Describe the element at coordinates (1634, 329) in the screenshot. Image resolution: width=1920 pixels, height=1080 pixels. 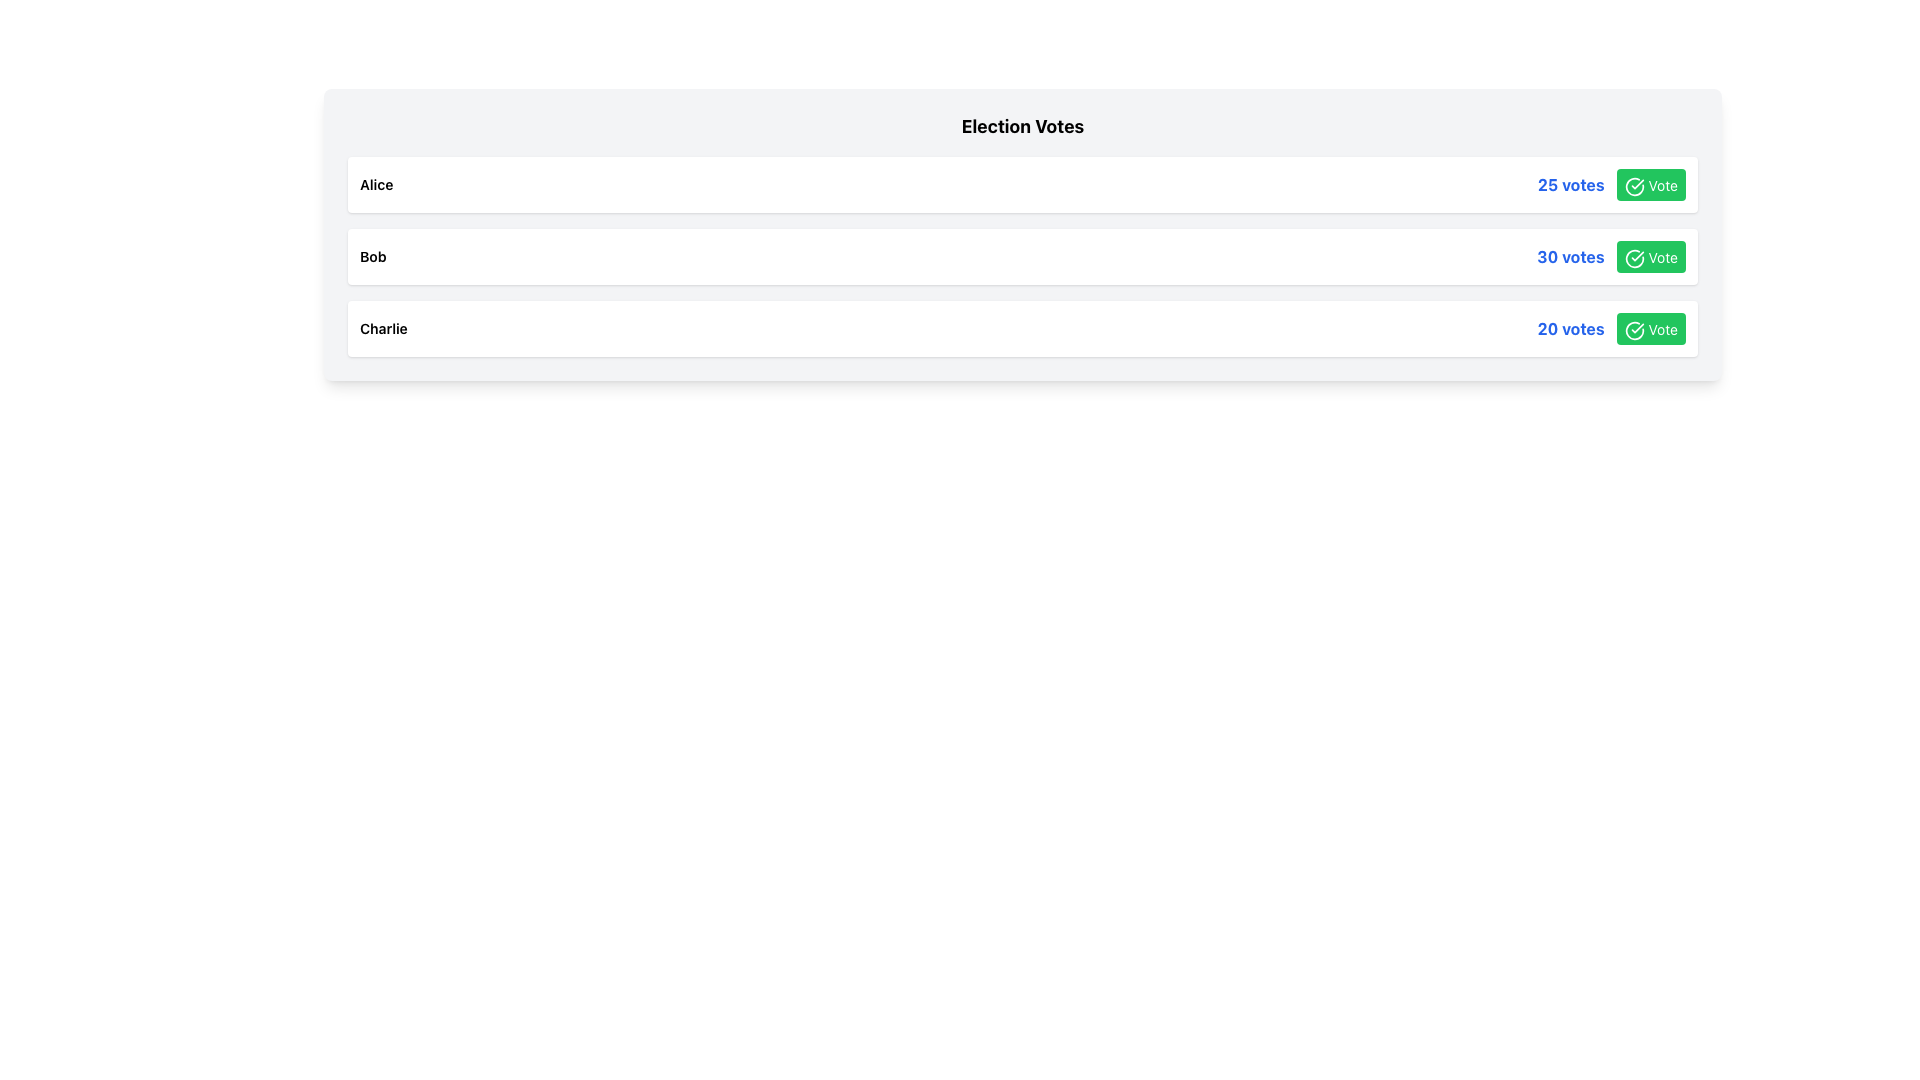
I see `the visual confirmation icon located inside the green 'Vote' button, positioned in the third row of the election results list, to the right of '20 votes'` at that location.